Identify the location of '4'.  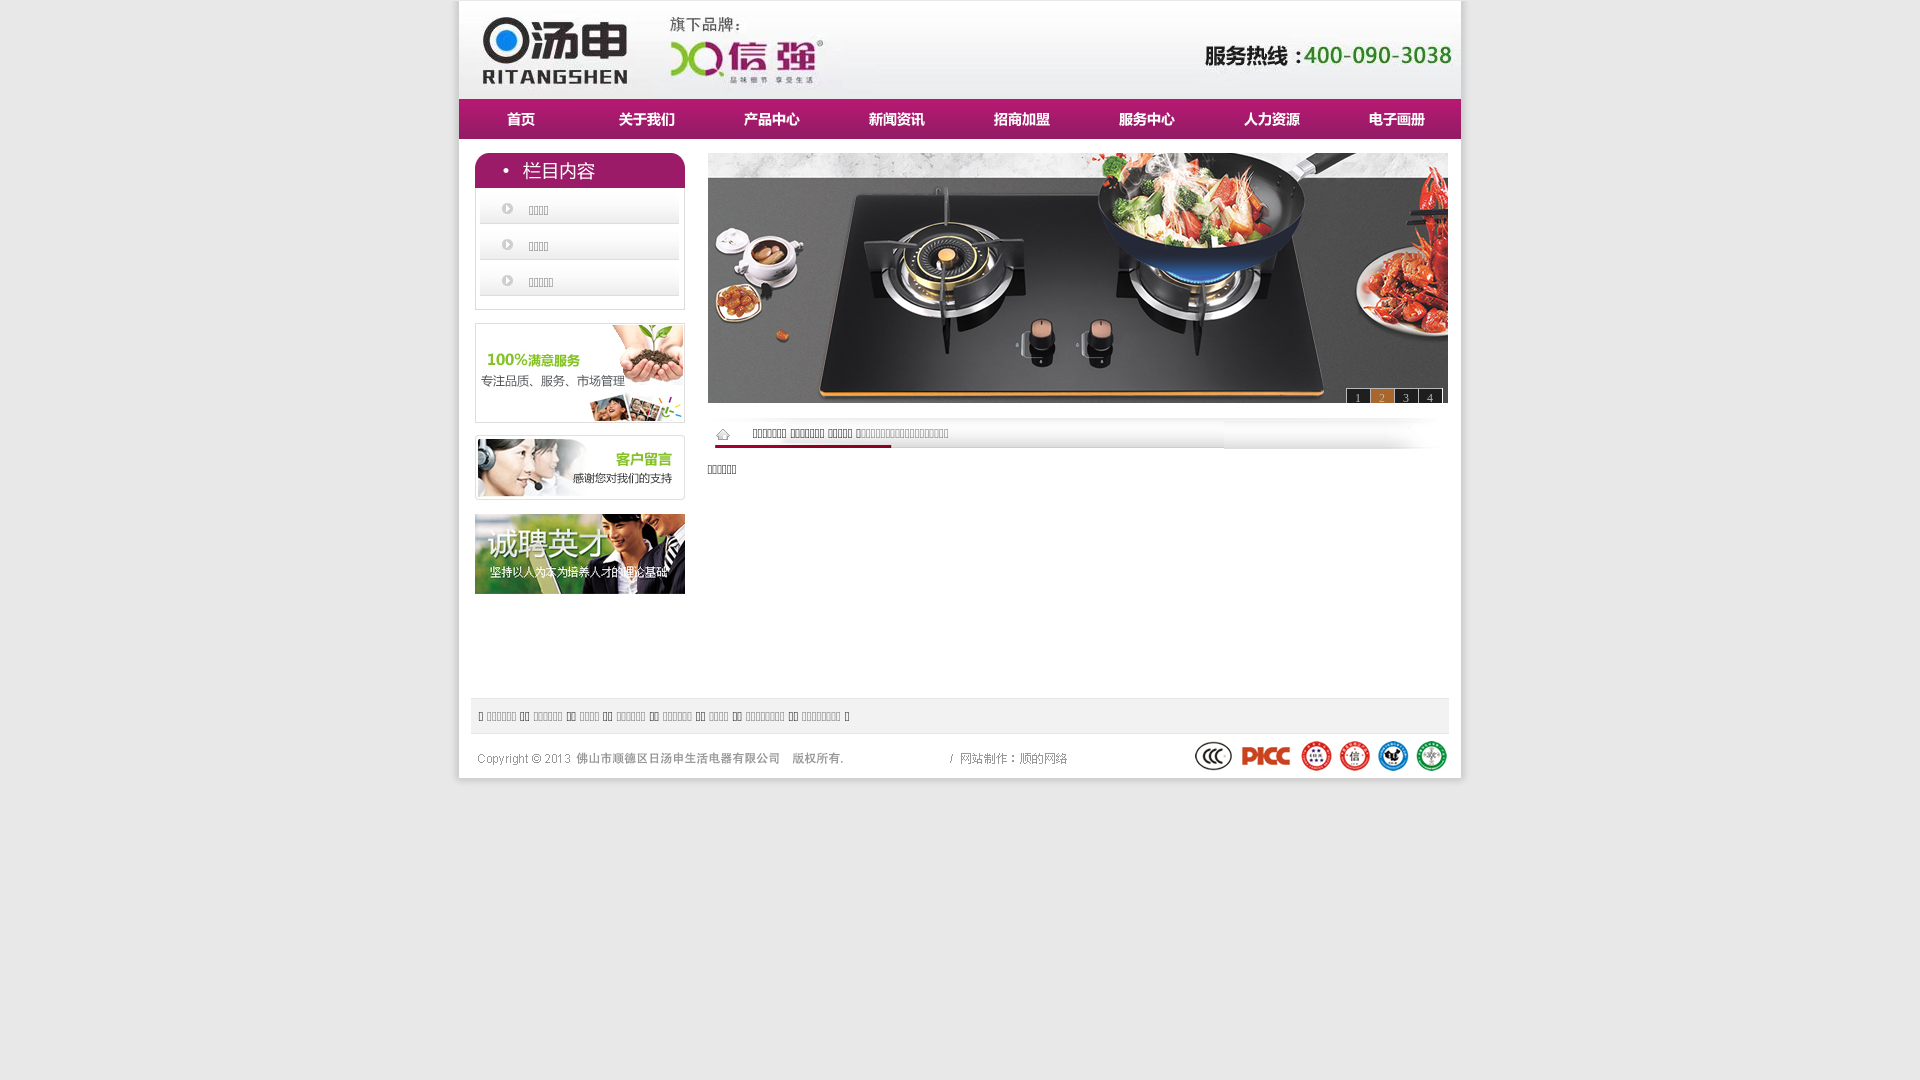
(1429, 397).